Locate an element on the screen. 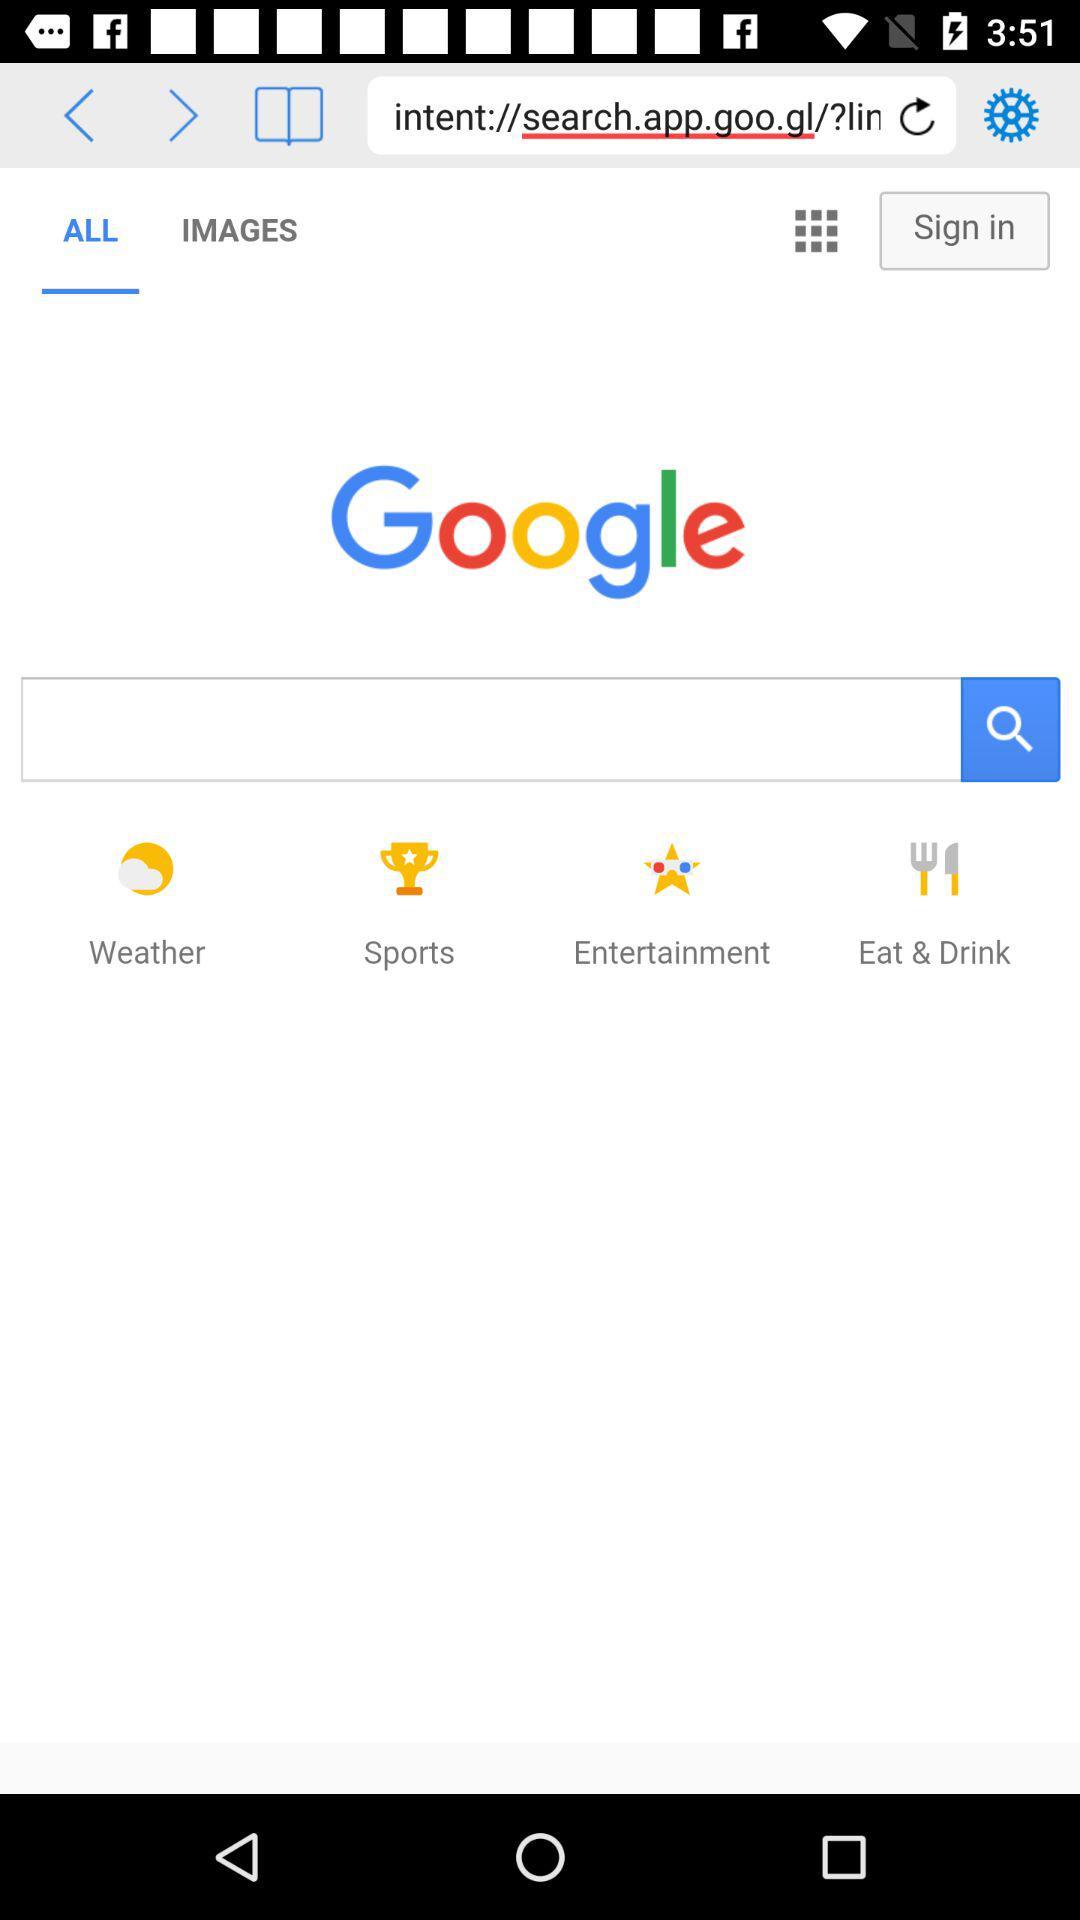 This screenshot has width=1080, height=1920. menu page is located at coordinates (288, 114).